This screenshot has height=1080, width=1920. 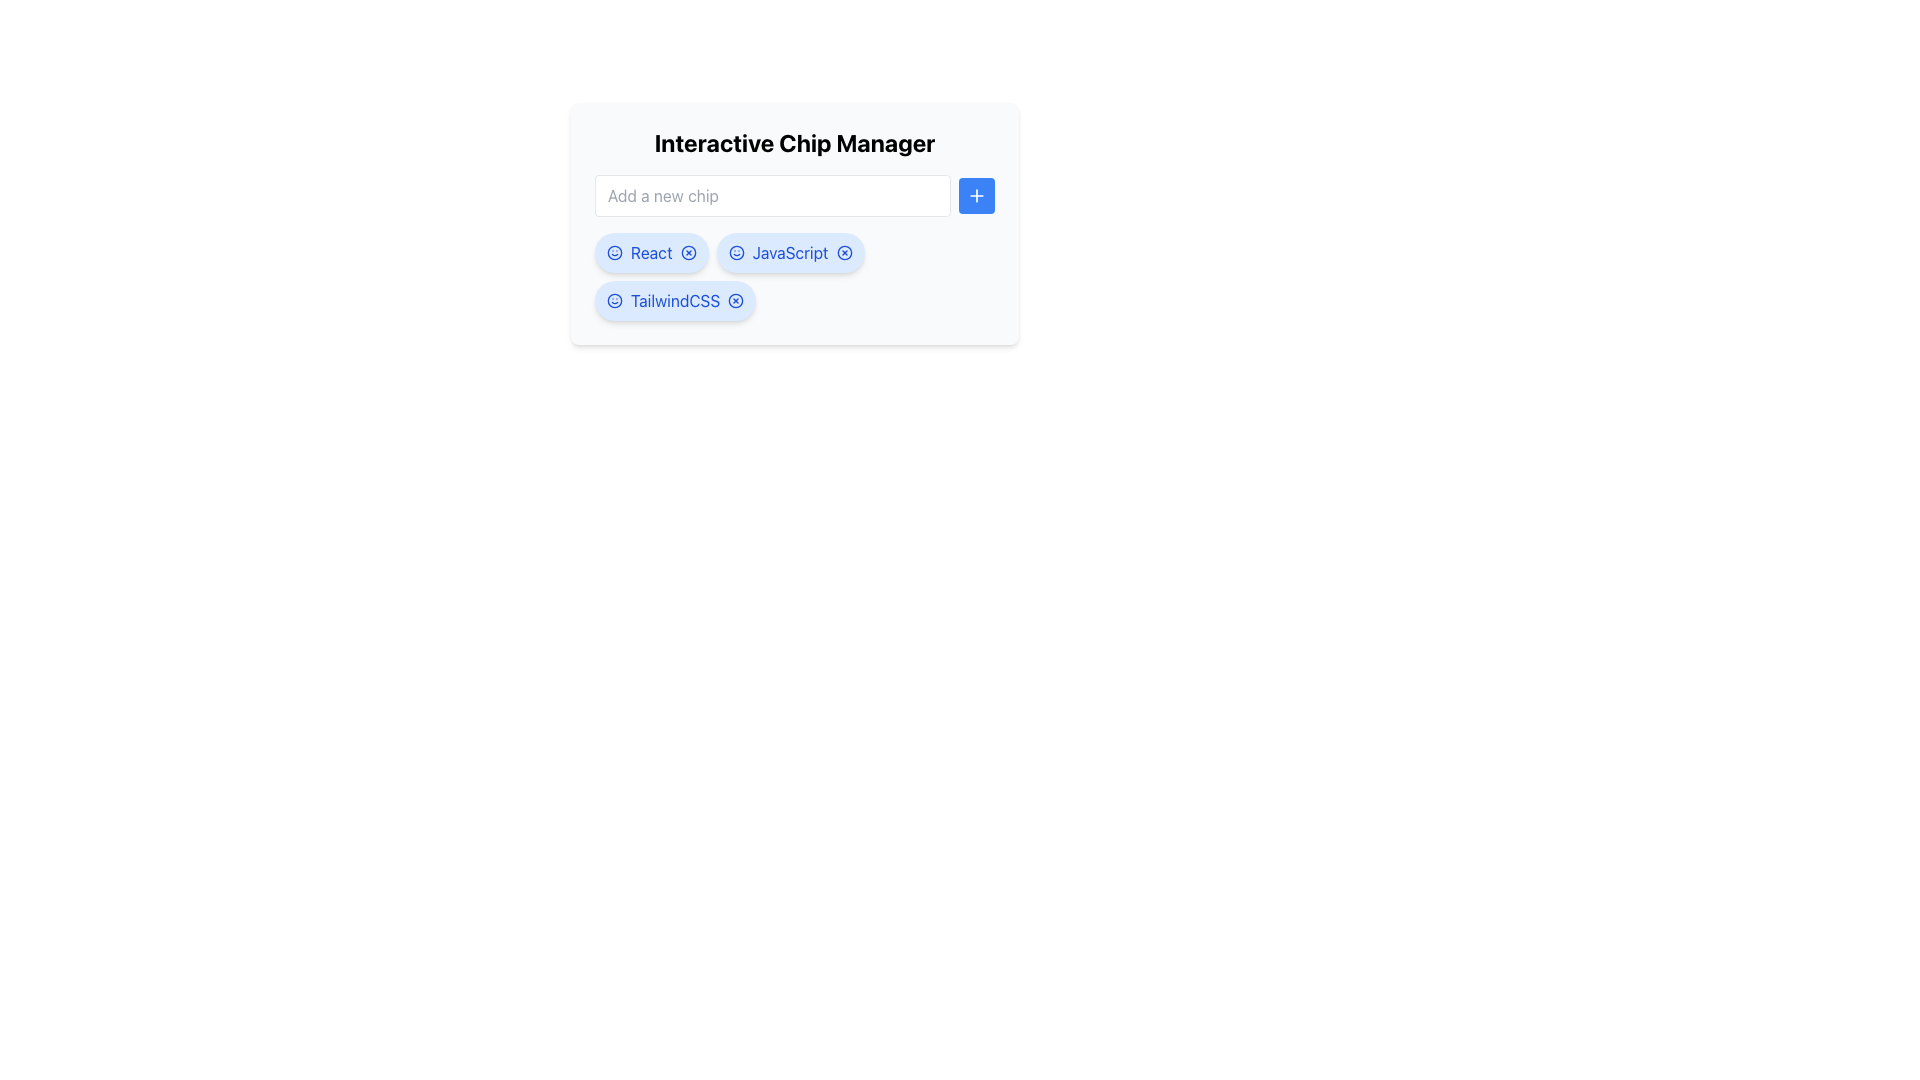 I want to click on the icon representing the action of adding a new chip, located within a blue circular button to the right of the 'Add a new chip' input field, so click(x=977, y=196).